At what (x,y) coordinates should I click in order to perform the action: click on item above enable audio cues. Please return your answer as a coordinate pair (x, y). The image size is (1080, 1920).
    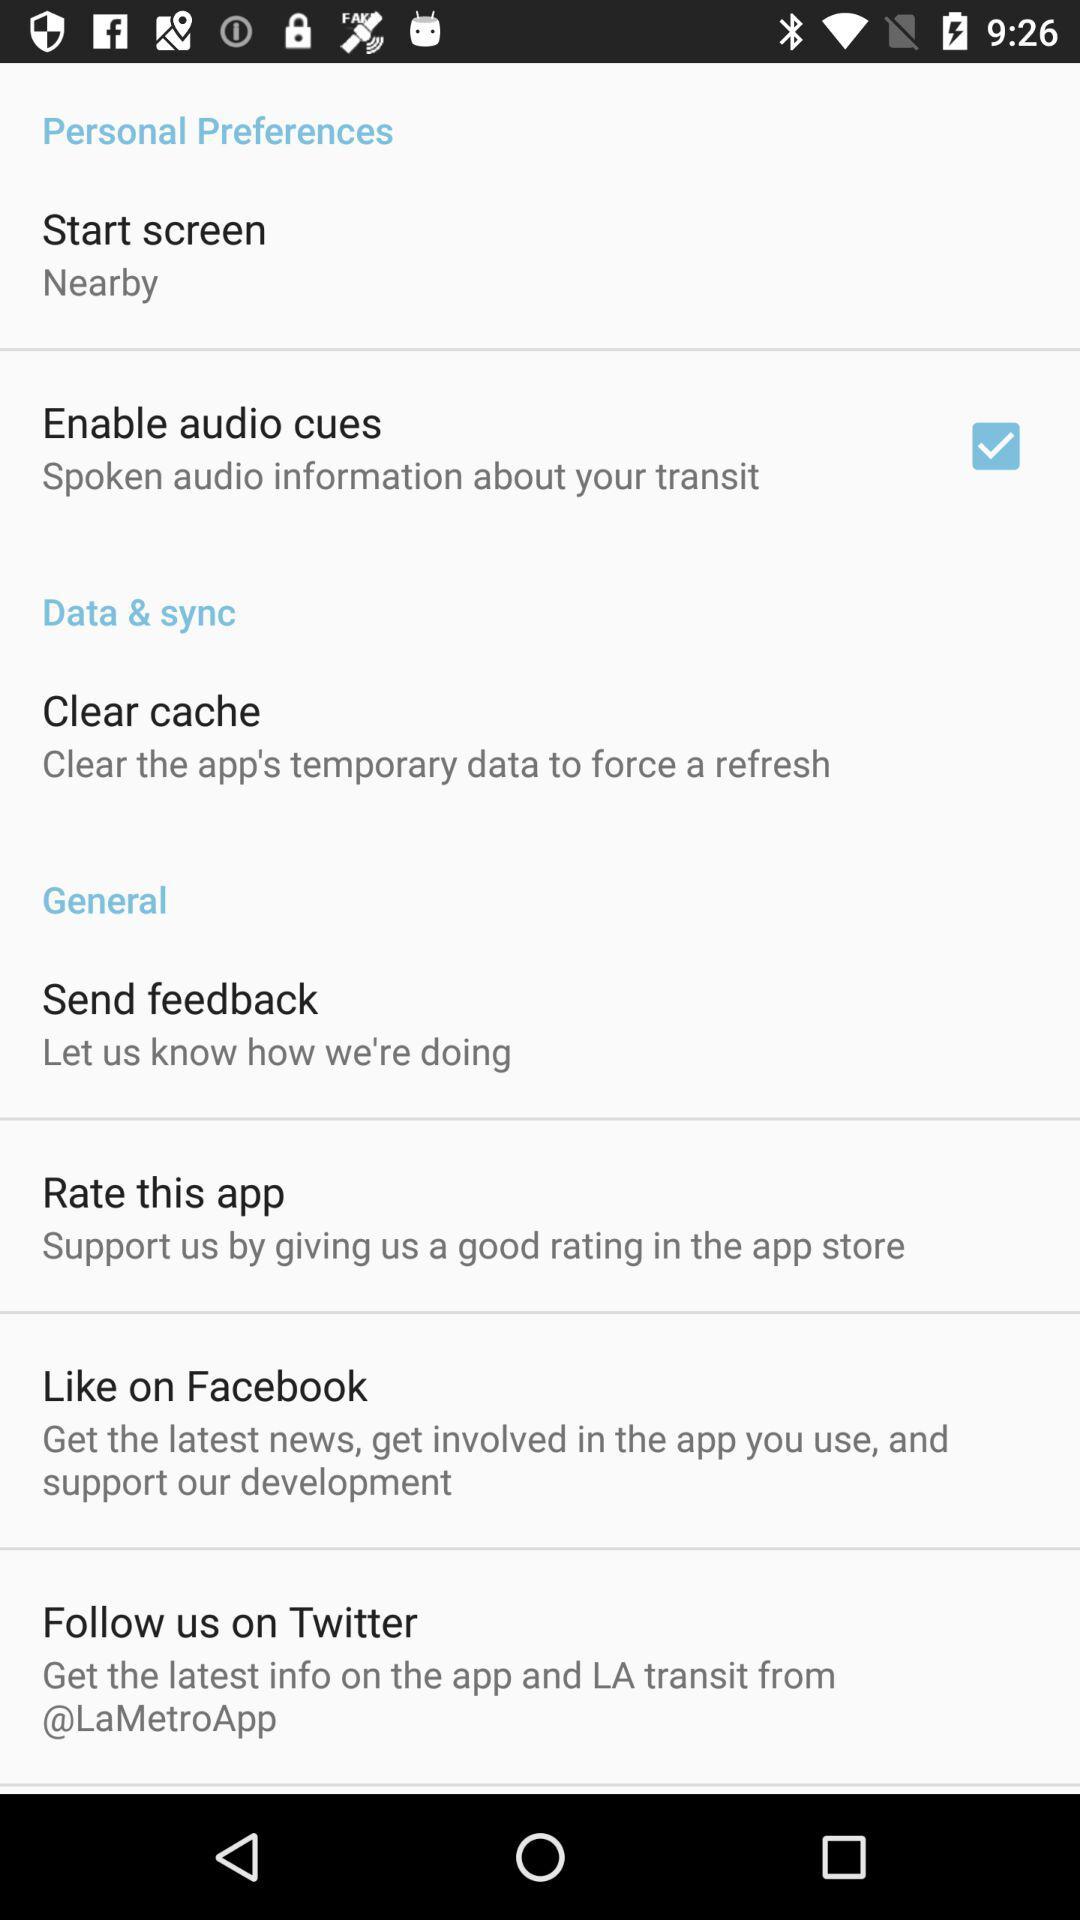
    Looking at the image, I should click on (100, 280).